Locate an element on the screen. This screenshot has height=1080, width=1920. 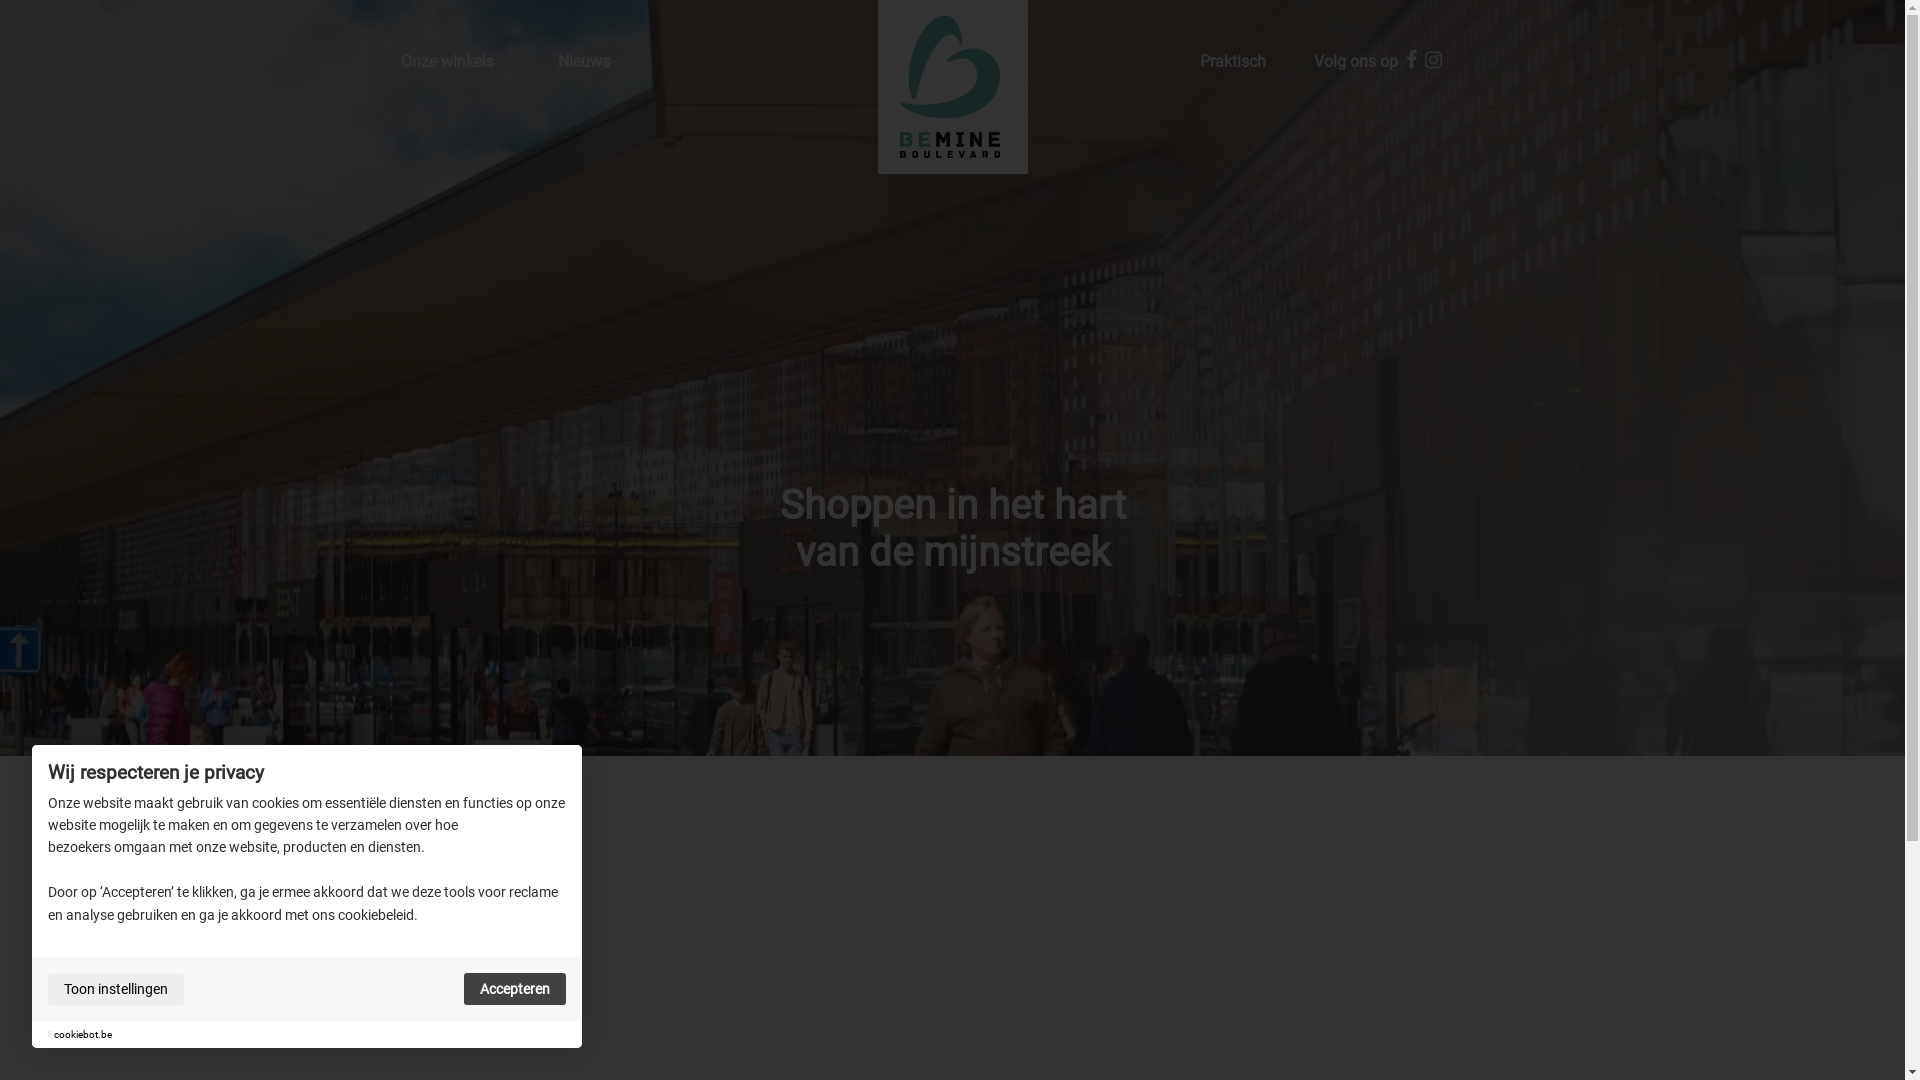
'Praktisch' is located at coordinates (1232, 60).